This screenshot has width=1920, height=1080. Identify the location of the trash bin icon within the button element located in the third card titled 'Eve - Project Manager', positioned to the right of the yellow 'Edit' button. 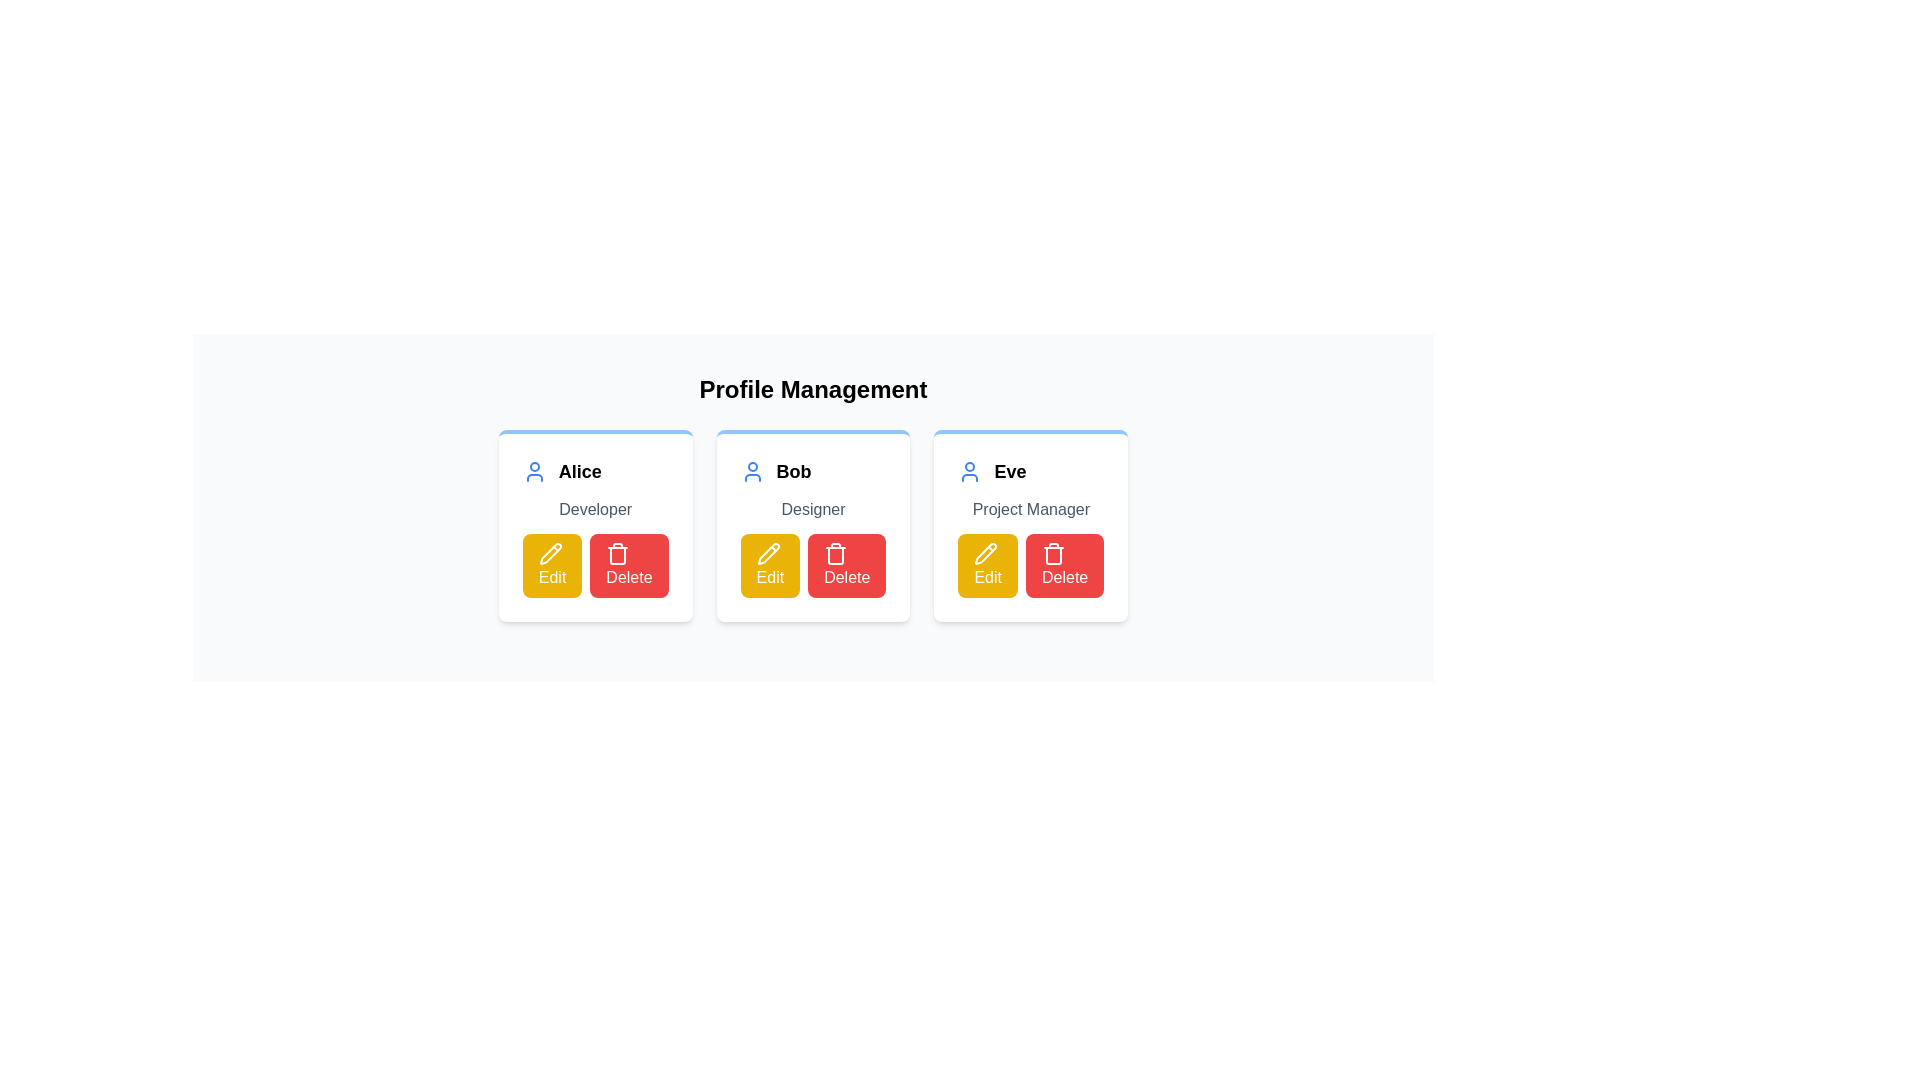
(1052, 554).